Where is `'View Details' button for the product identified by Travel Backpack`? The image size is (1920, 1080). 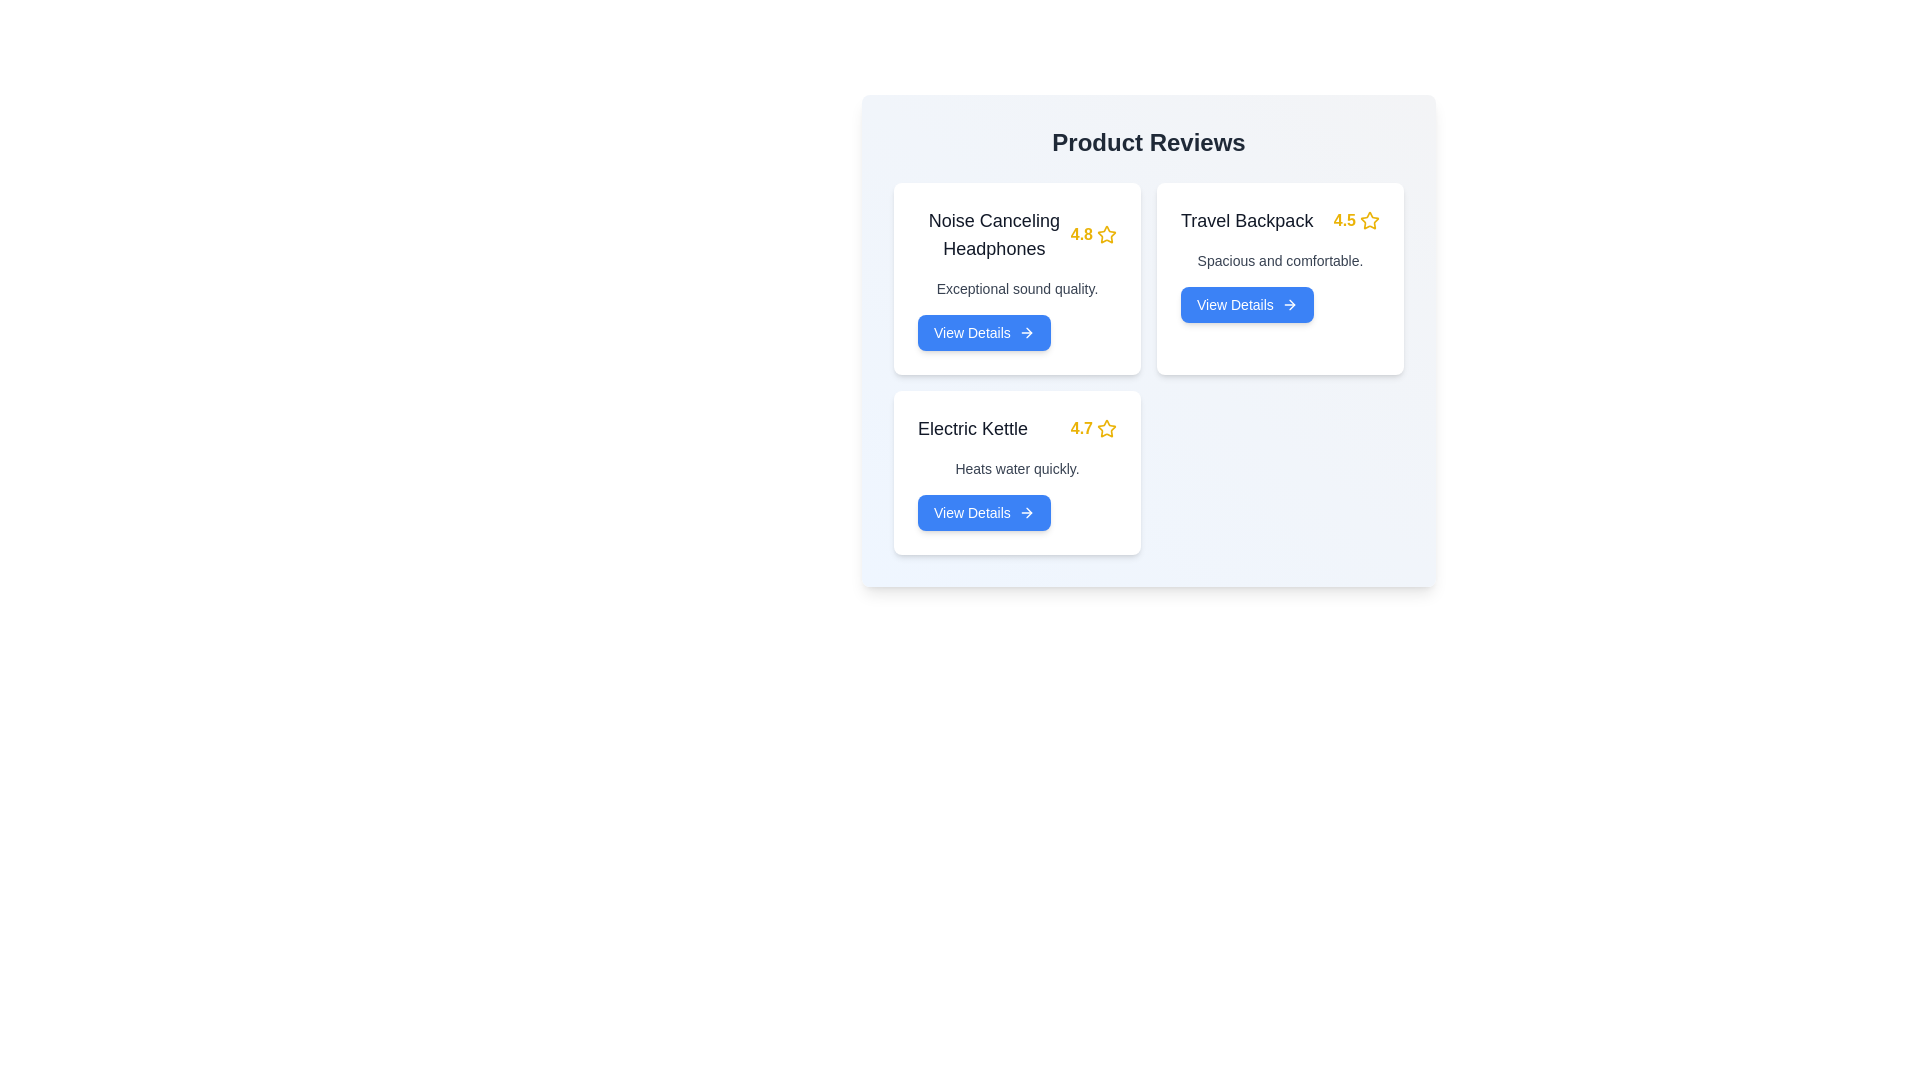
'View Details' button for the product identified by Travel Backpack is located at coordinates (1246, 304).